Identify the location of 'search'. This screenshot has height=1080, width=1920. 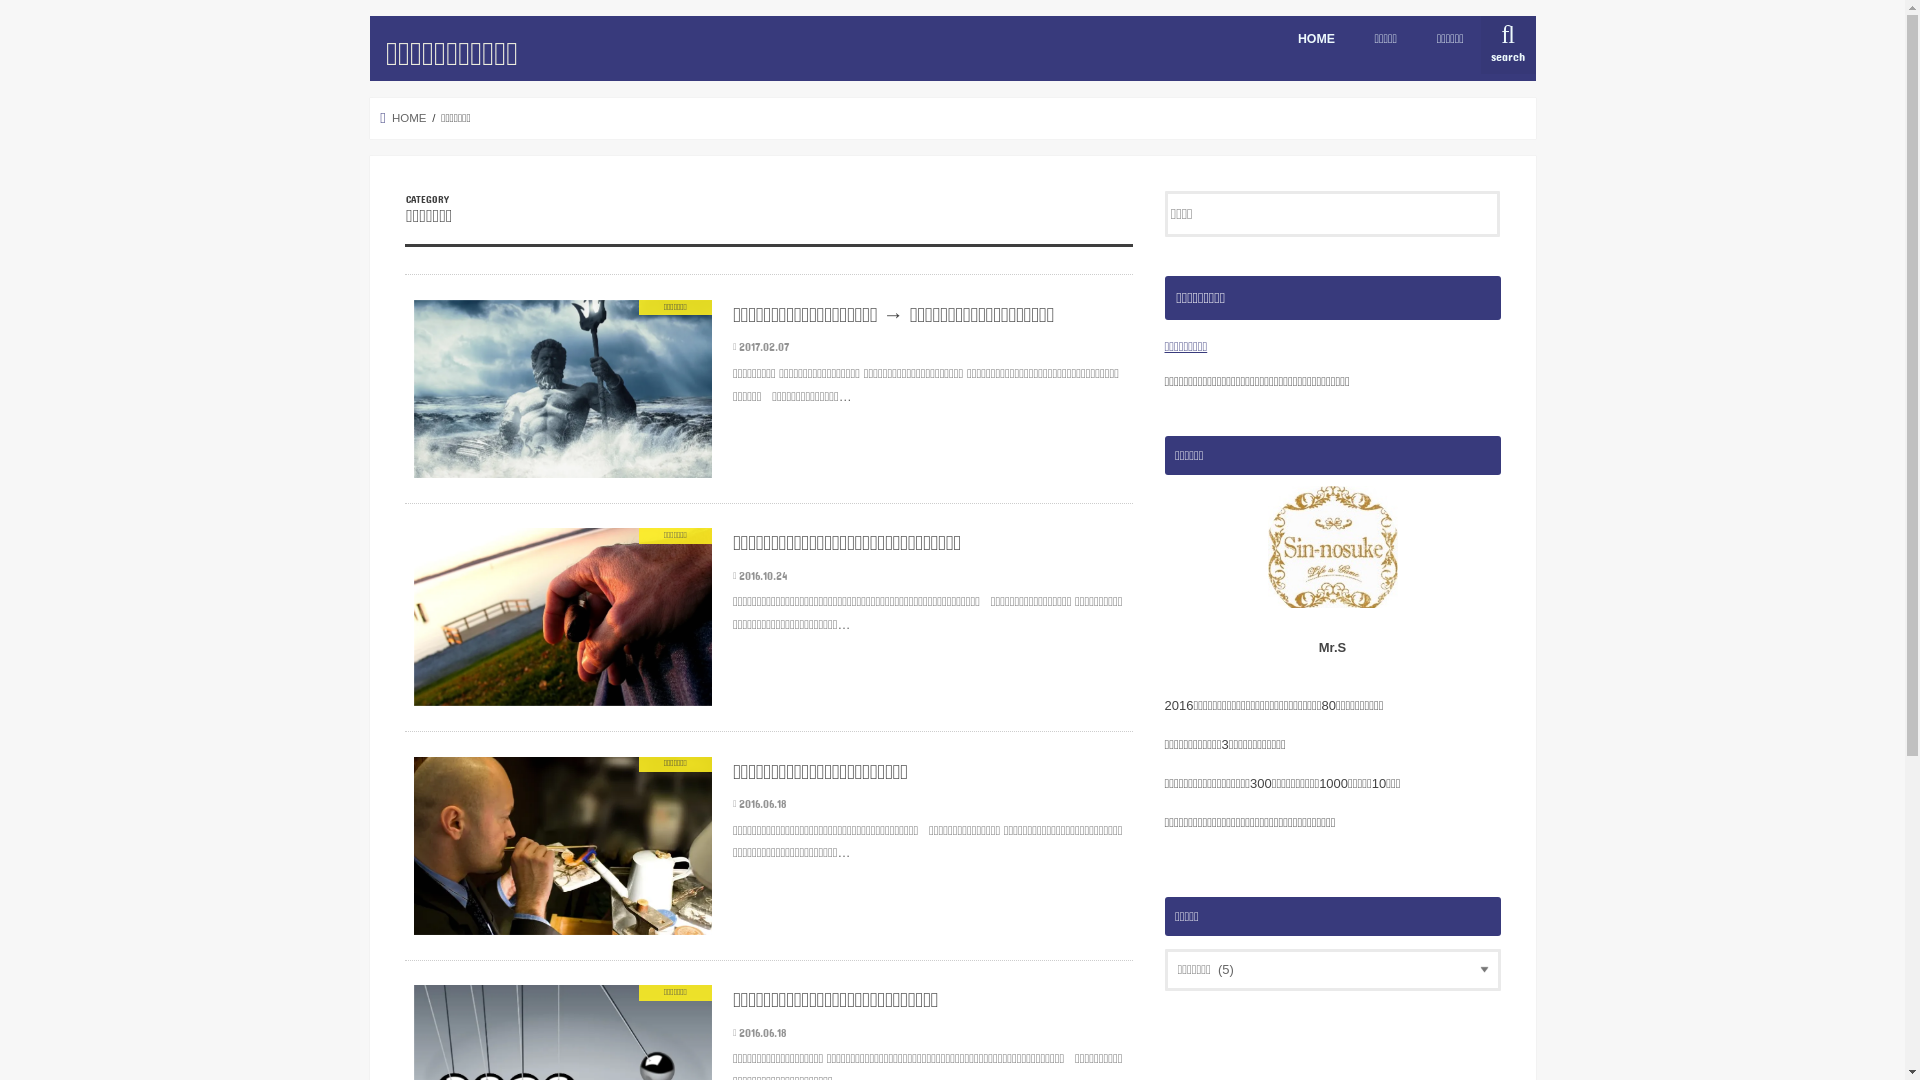
(1507, 45).